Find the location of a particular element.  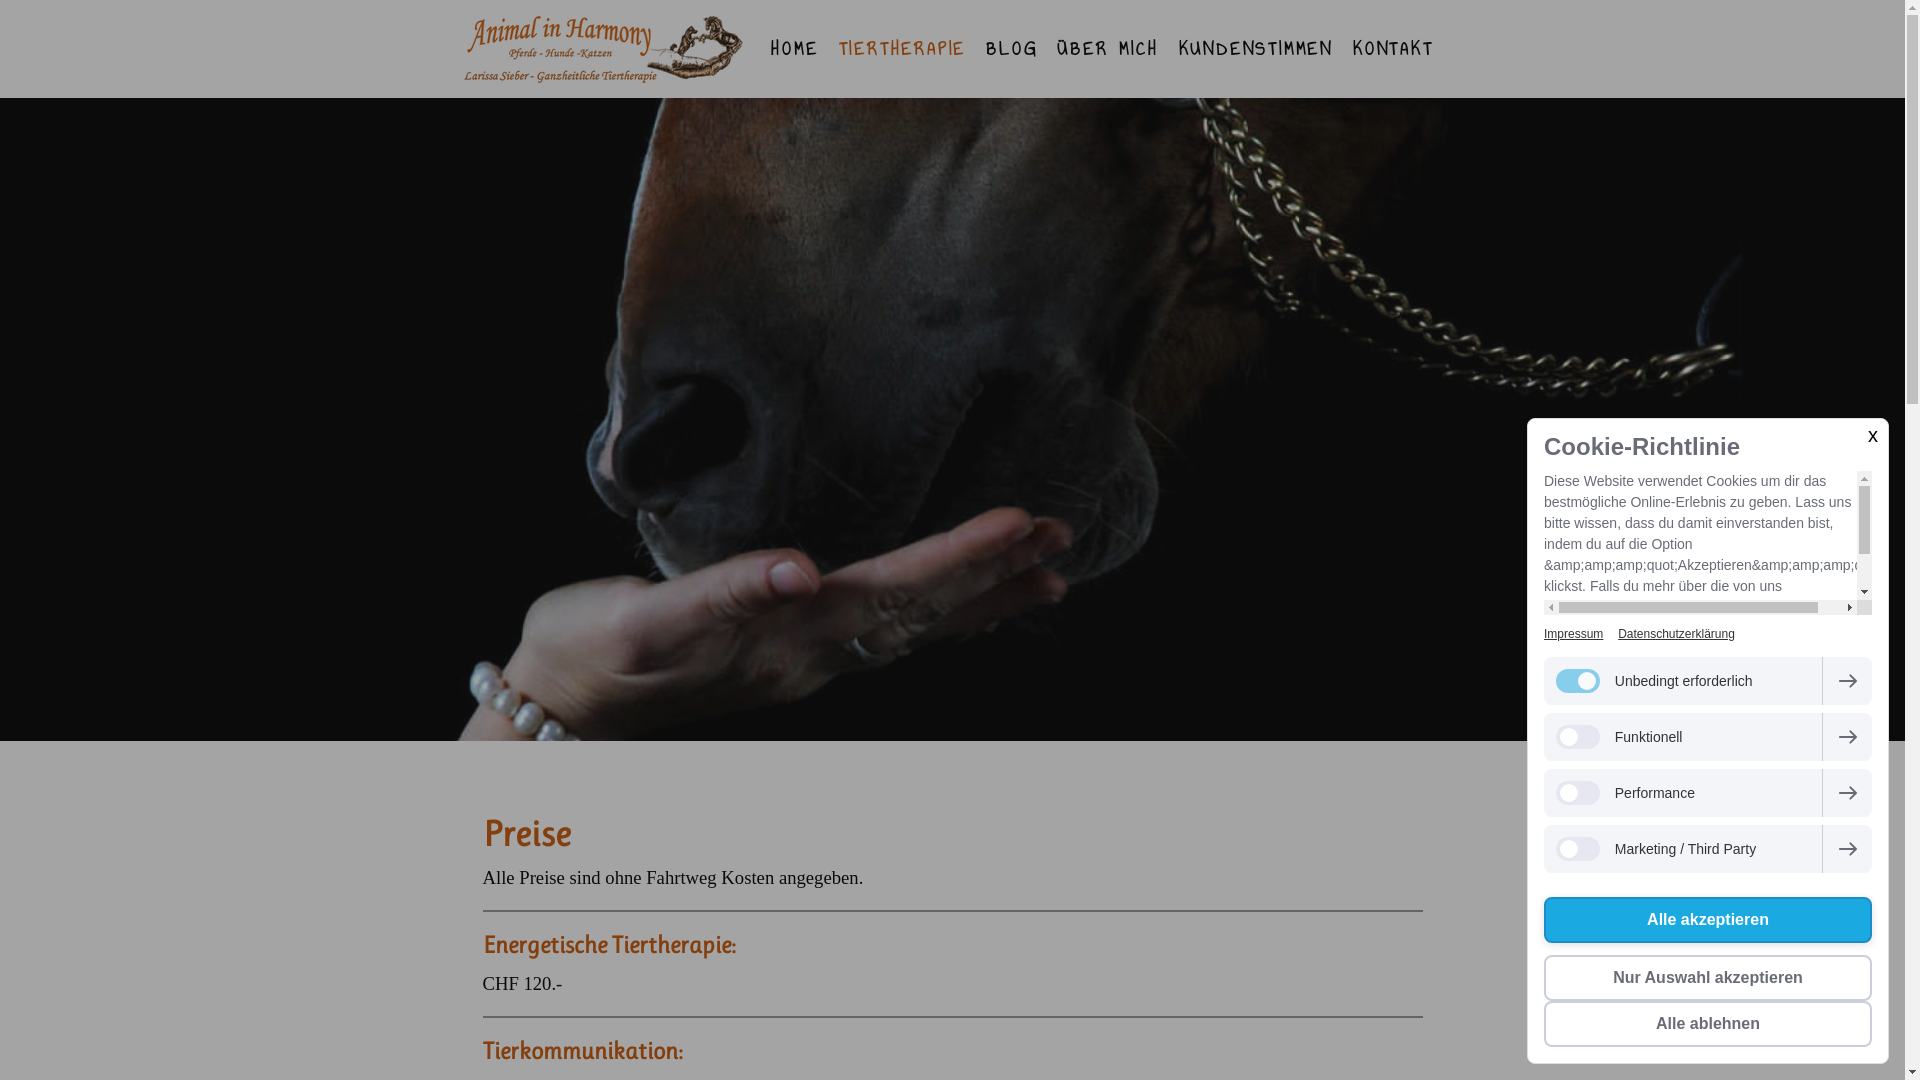

'KUNDENSTIMMEN' is located at coordinates (1255, 48).